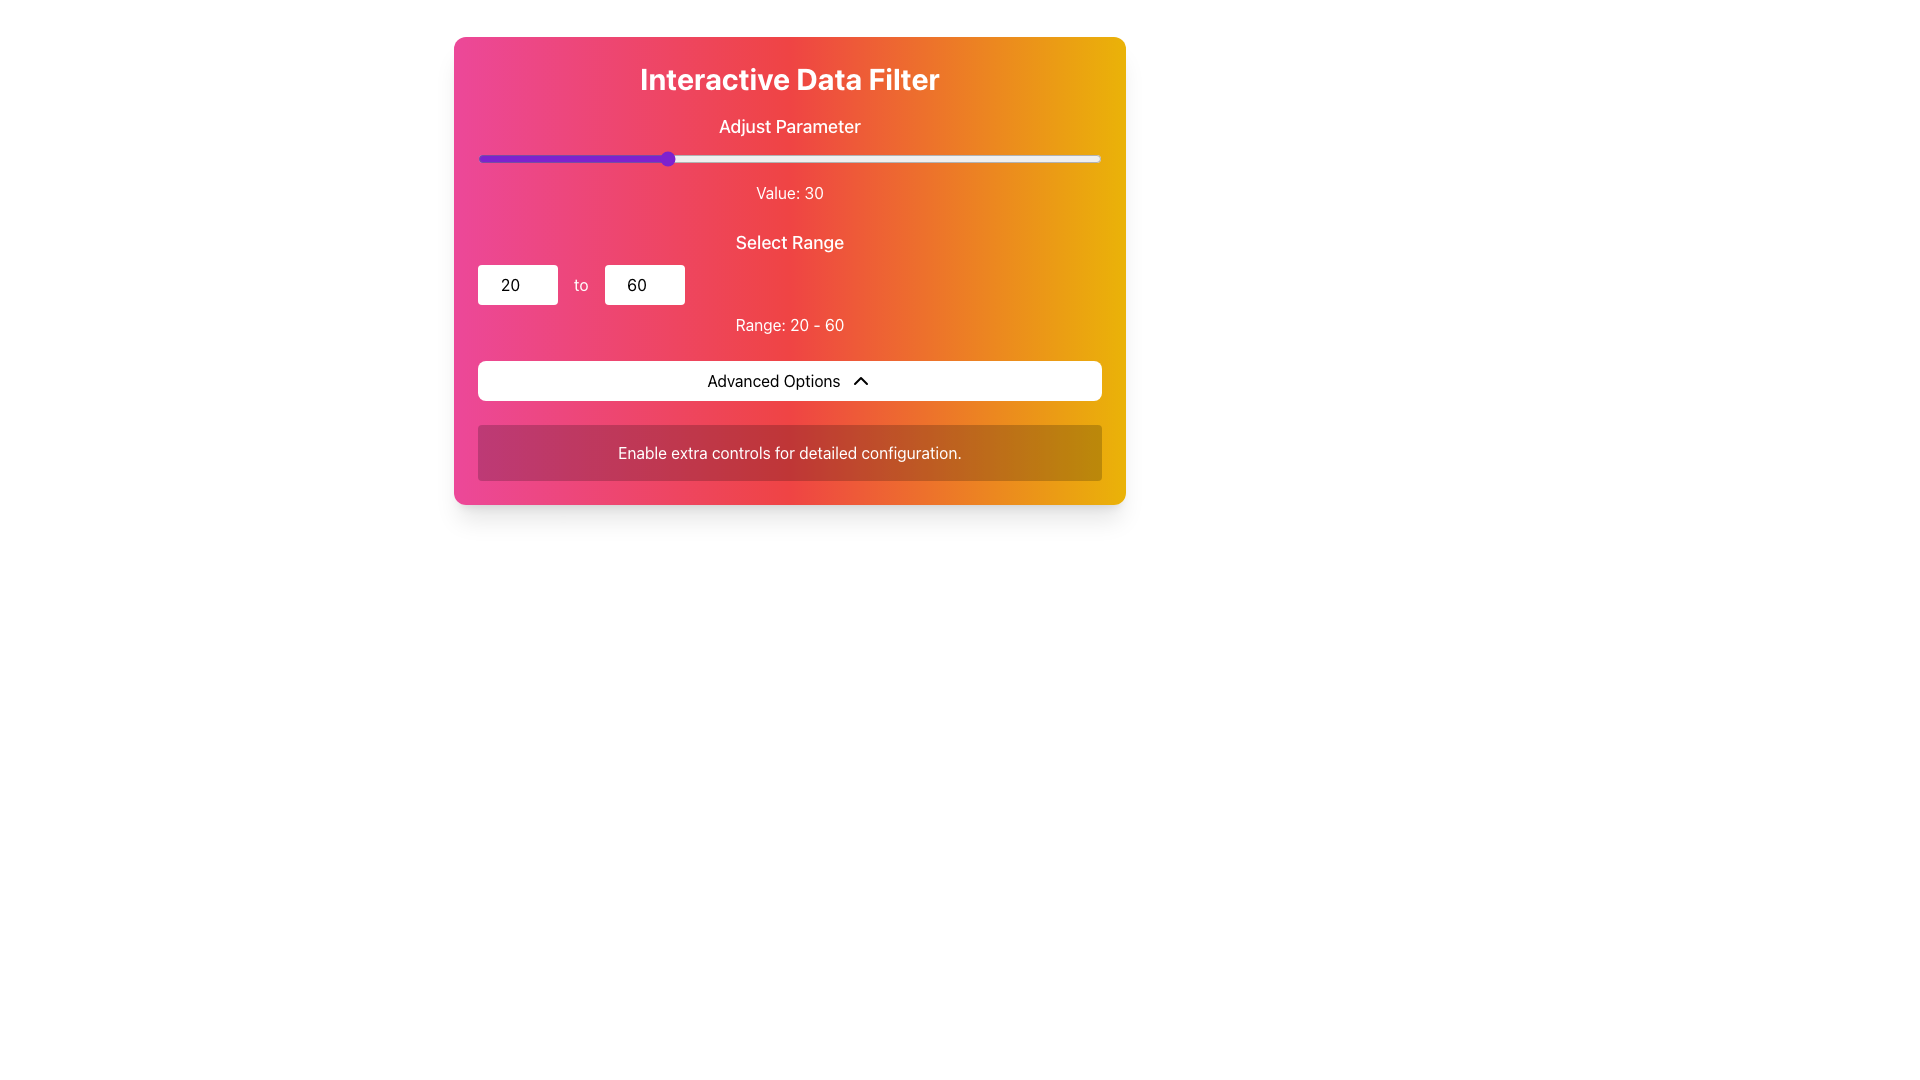 This screenshot has width=1920, height=1080. What do you see at coordinates (860, 381) in the screenshot?
I see `the Chevron icon located on the right side of the 'Advanced Options' button` at bounding box center [860, 381].